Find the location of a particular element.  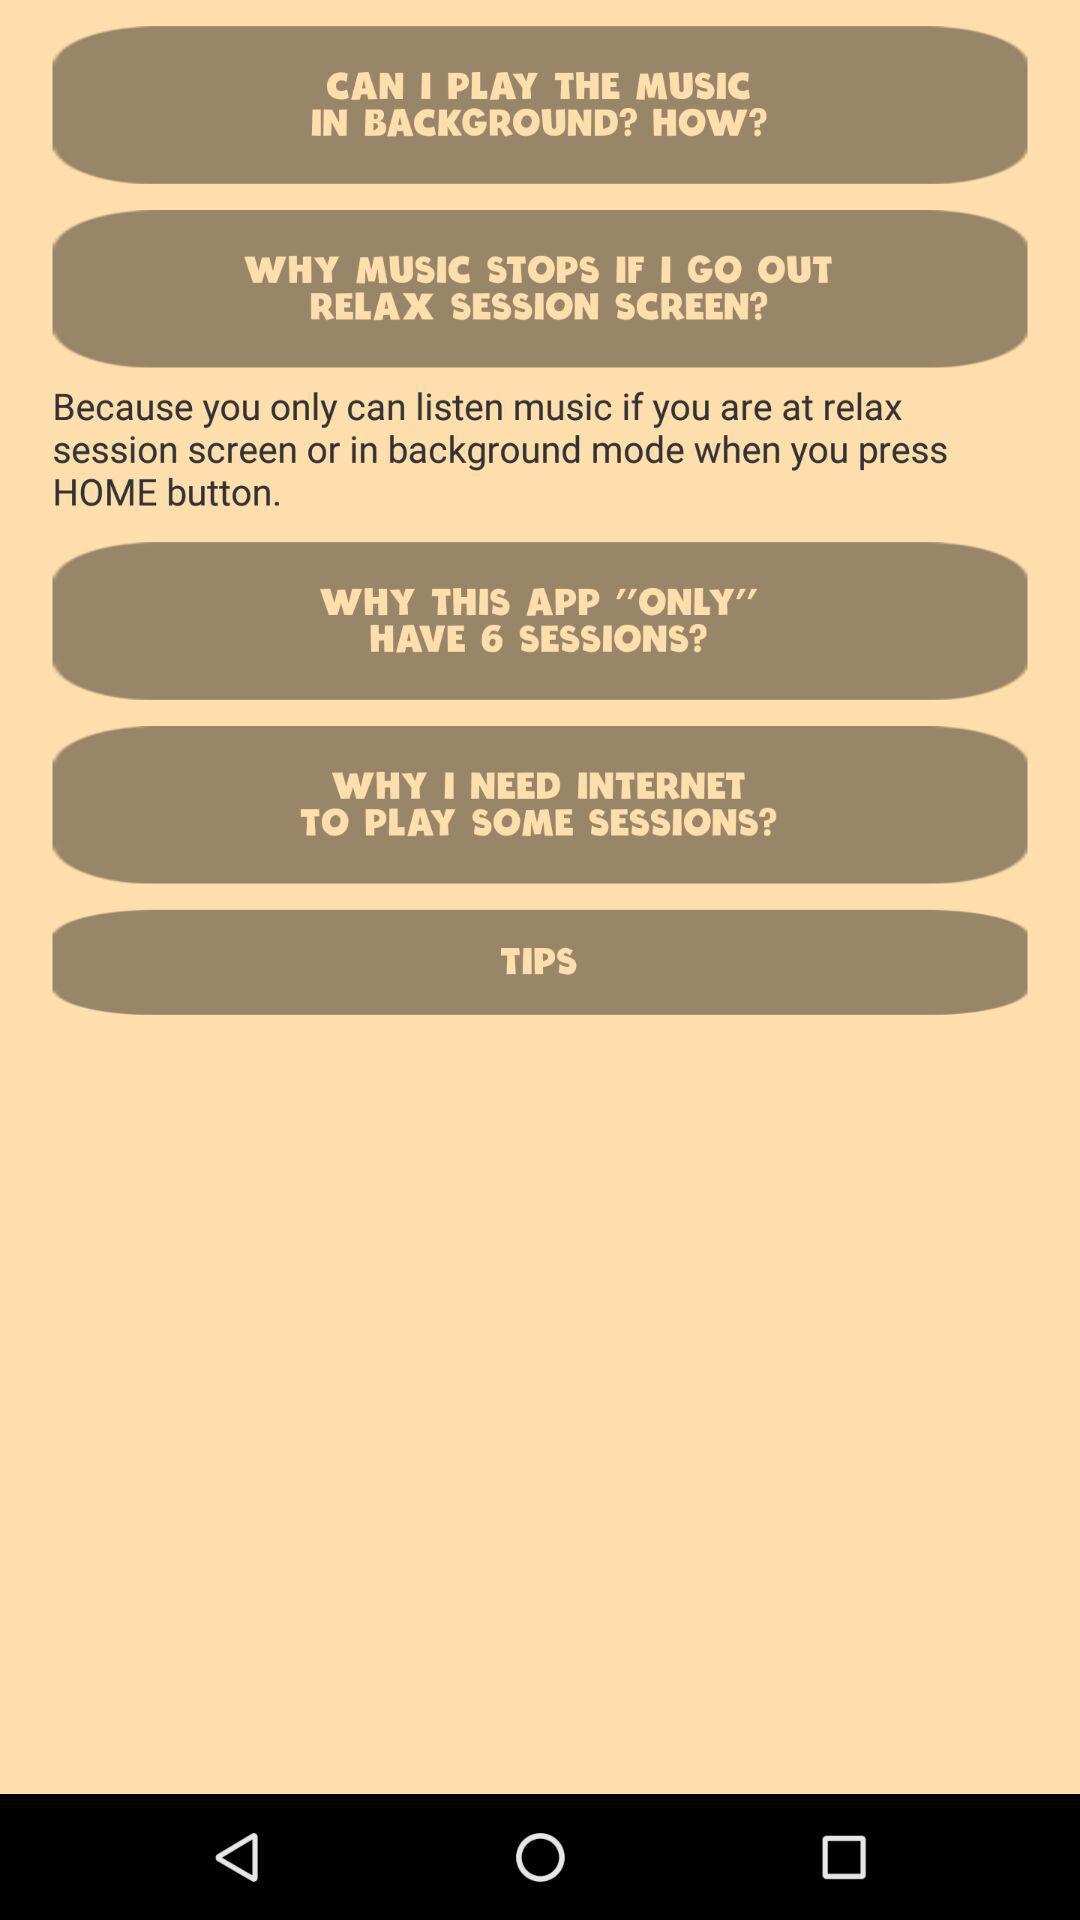

the app below because you only item is located at coordinates (540, 619).